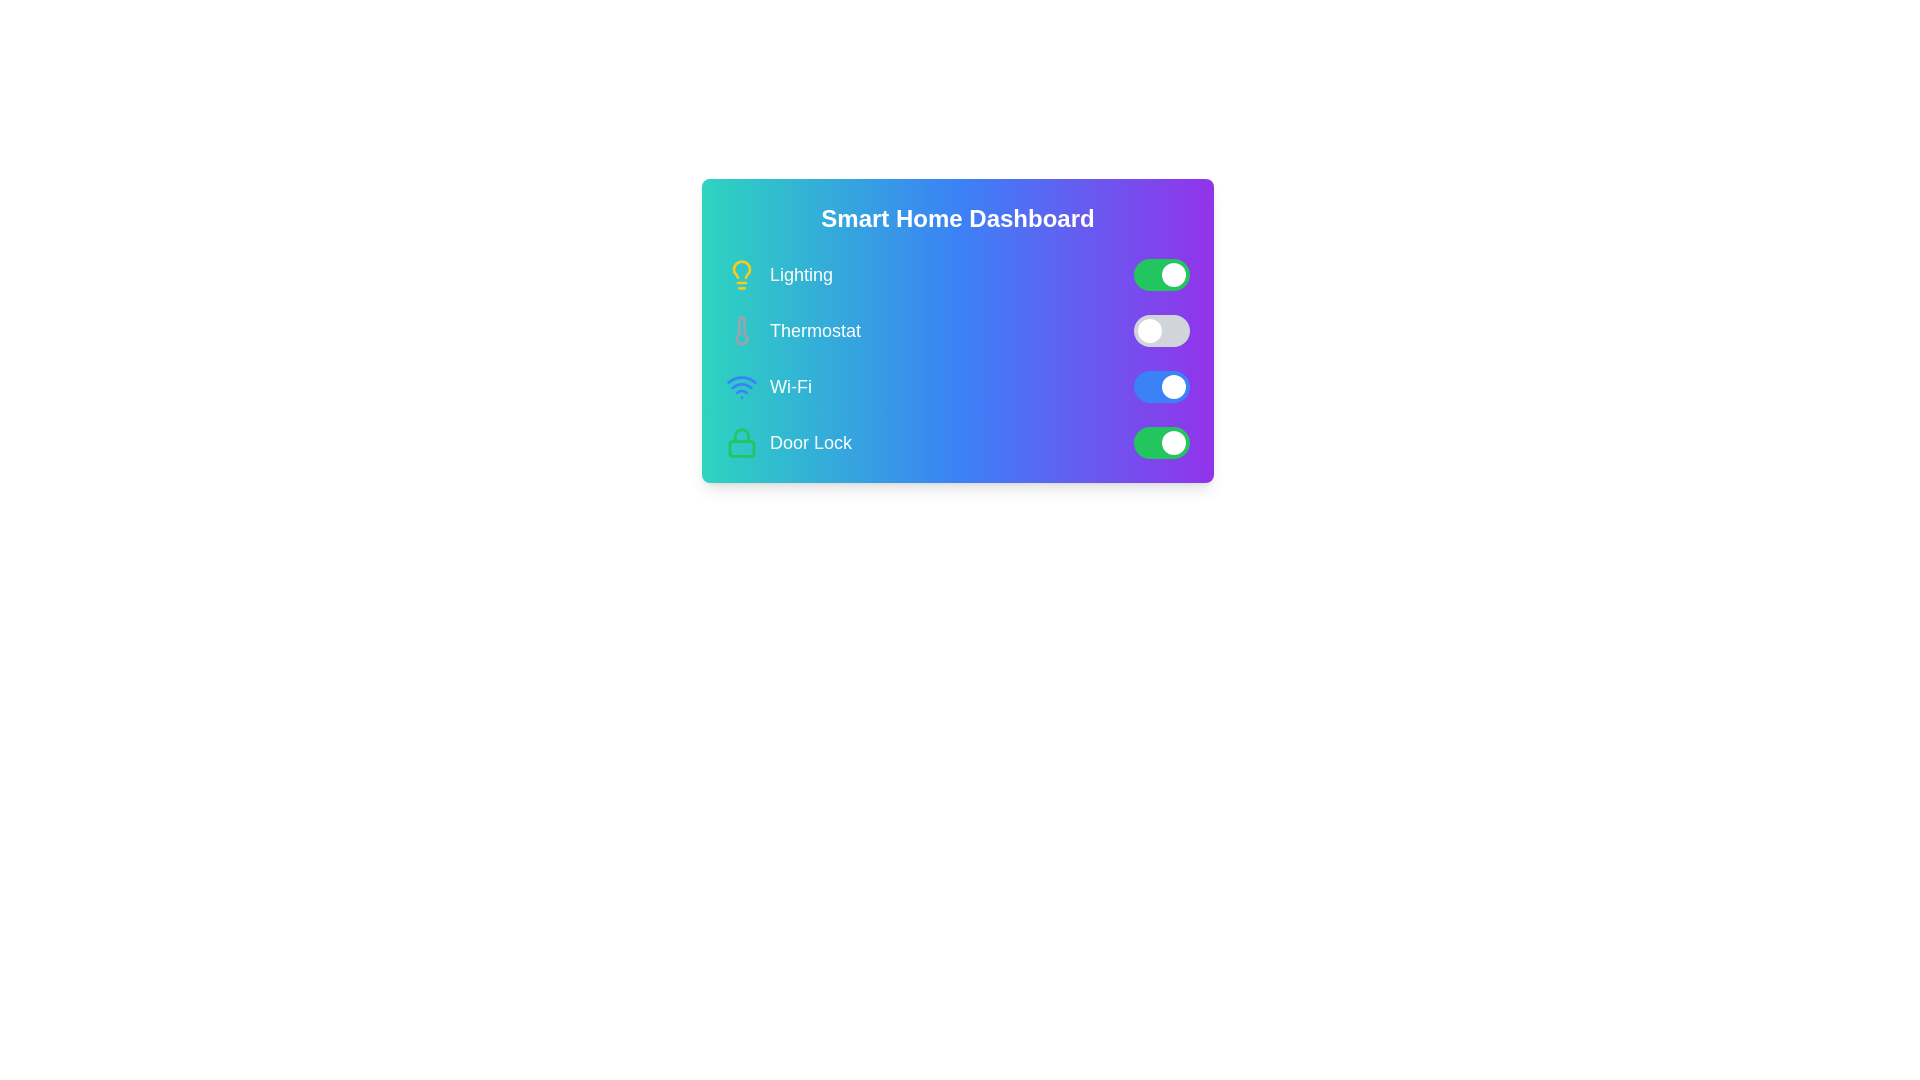 The image size is (1920, 1080). Describe the element at coordinates (767, 386) in the screenshot. I see `the 'Wi-Fi' label with icon, which is styled in blue and indicates its grouping with a Wi-Fi icon, to understand the function of the adjacent toggle switch` at that location.